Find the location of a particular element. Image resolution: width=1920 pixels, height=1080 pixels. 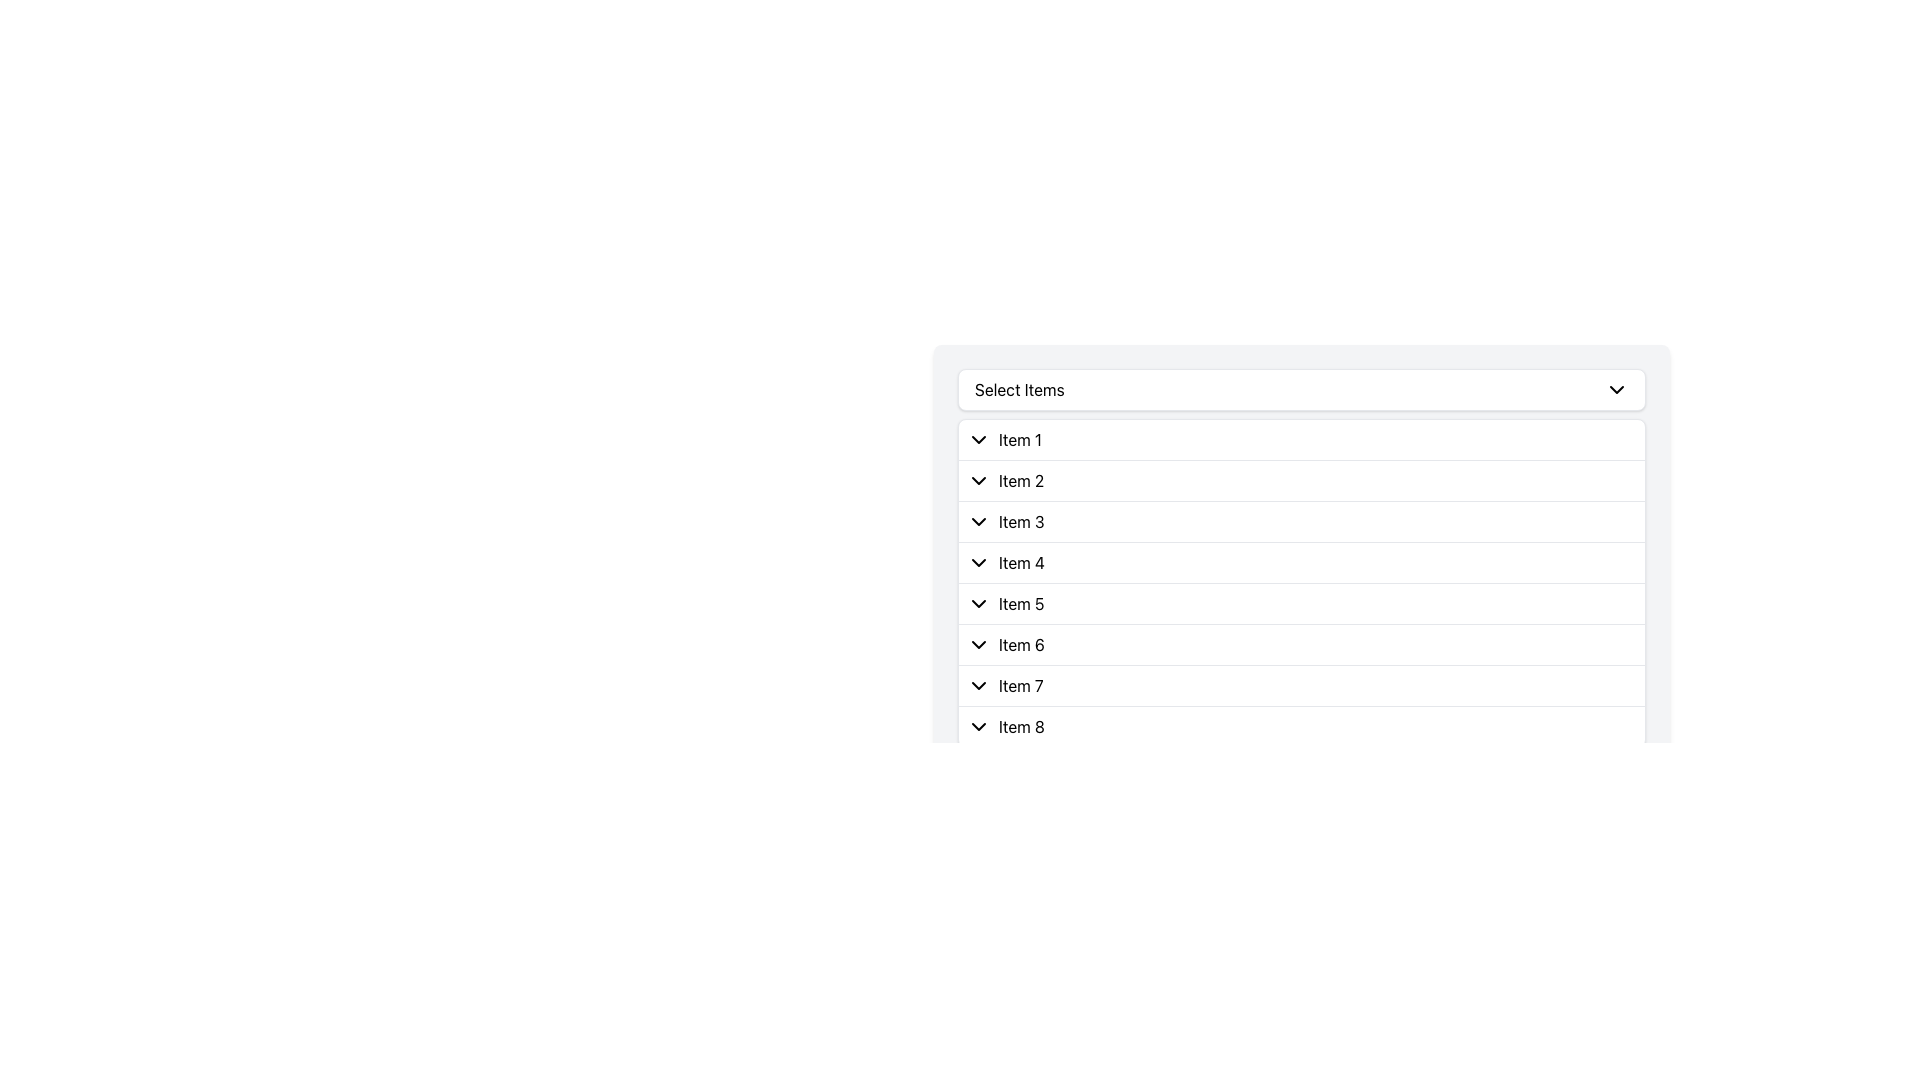

the list item labeled 'Item 2' is located at coordinates (1301, 479).